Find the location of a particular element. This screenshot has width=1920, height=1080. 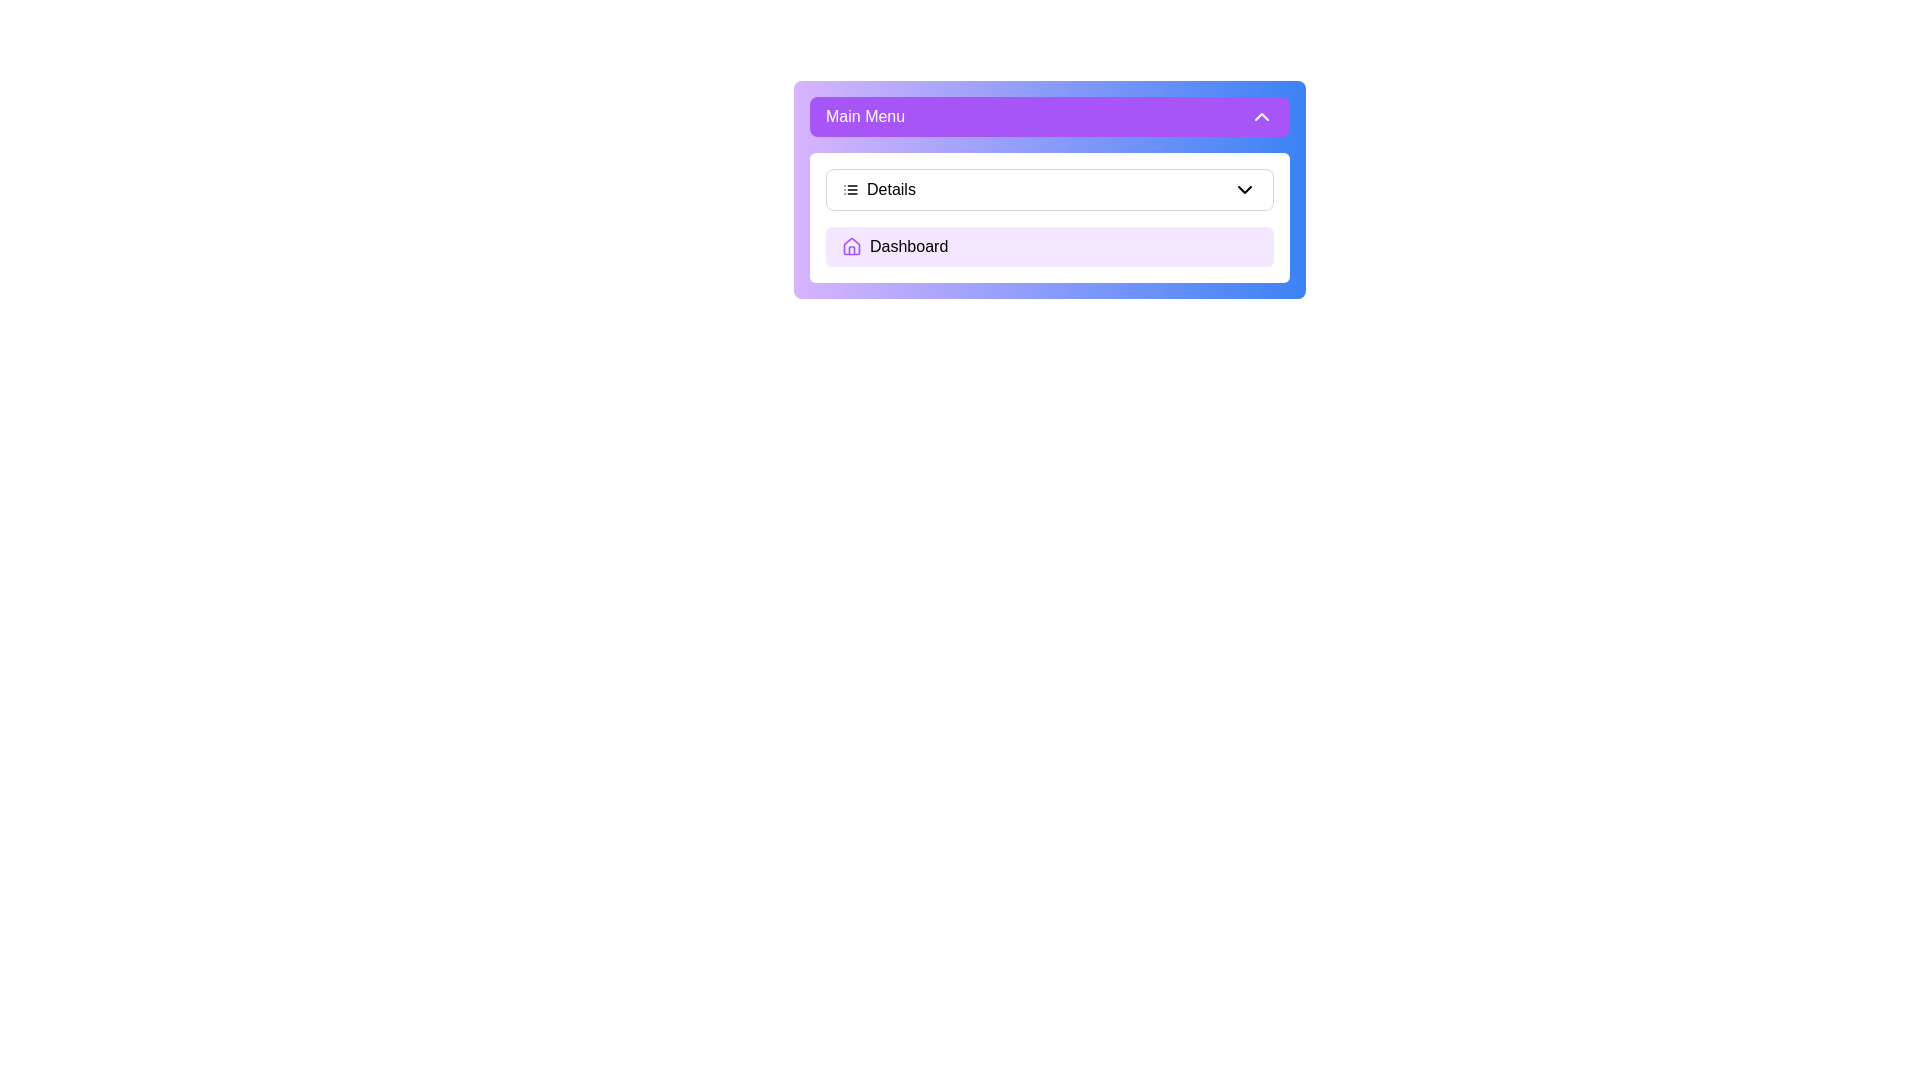

the 'Main Menu' button to toggle its state is located at coordinates (1049, 116).